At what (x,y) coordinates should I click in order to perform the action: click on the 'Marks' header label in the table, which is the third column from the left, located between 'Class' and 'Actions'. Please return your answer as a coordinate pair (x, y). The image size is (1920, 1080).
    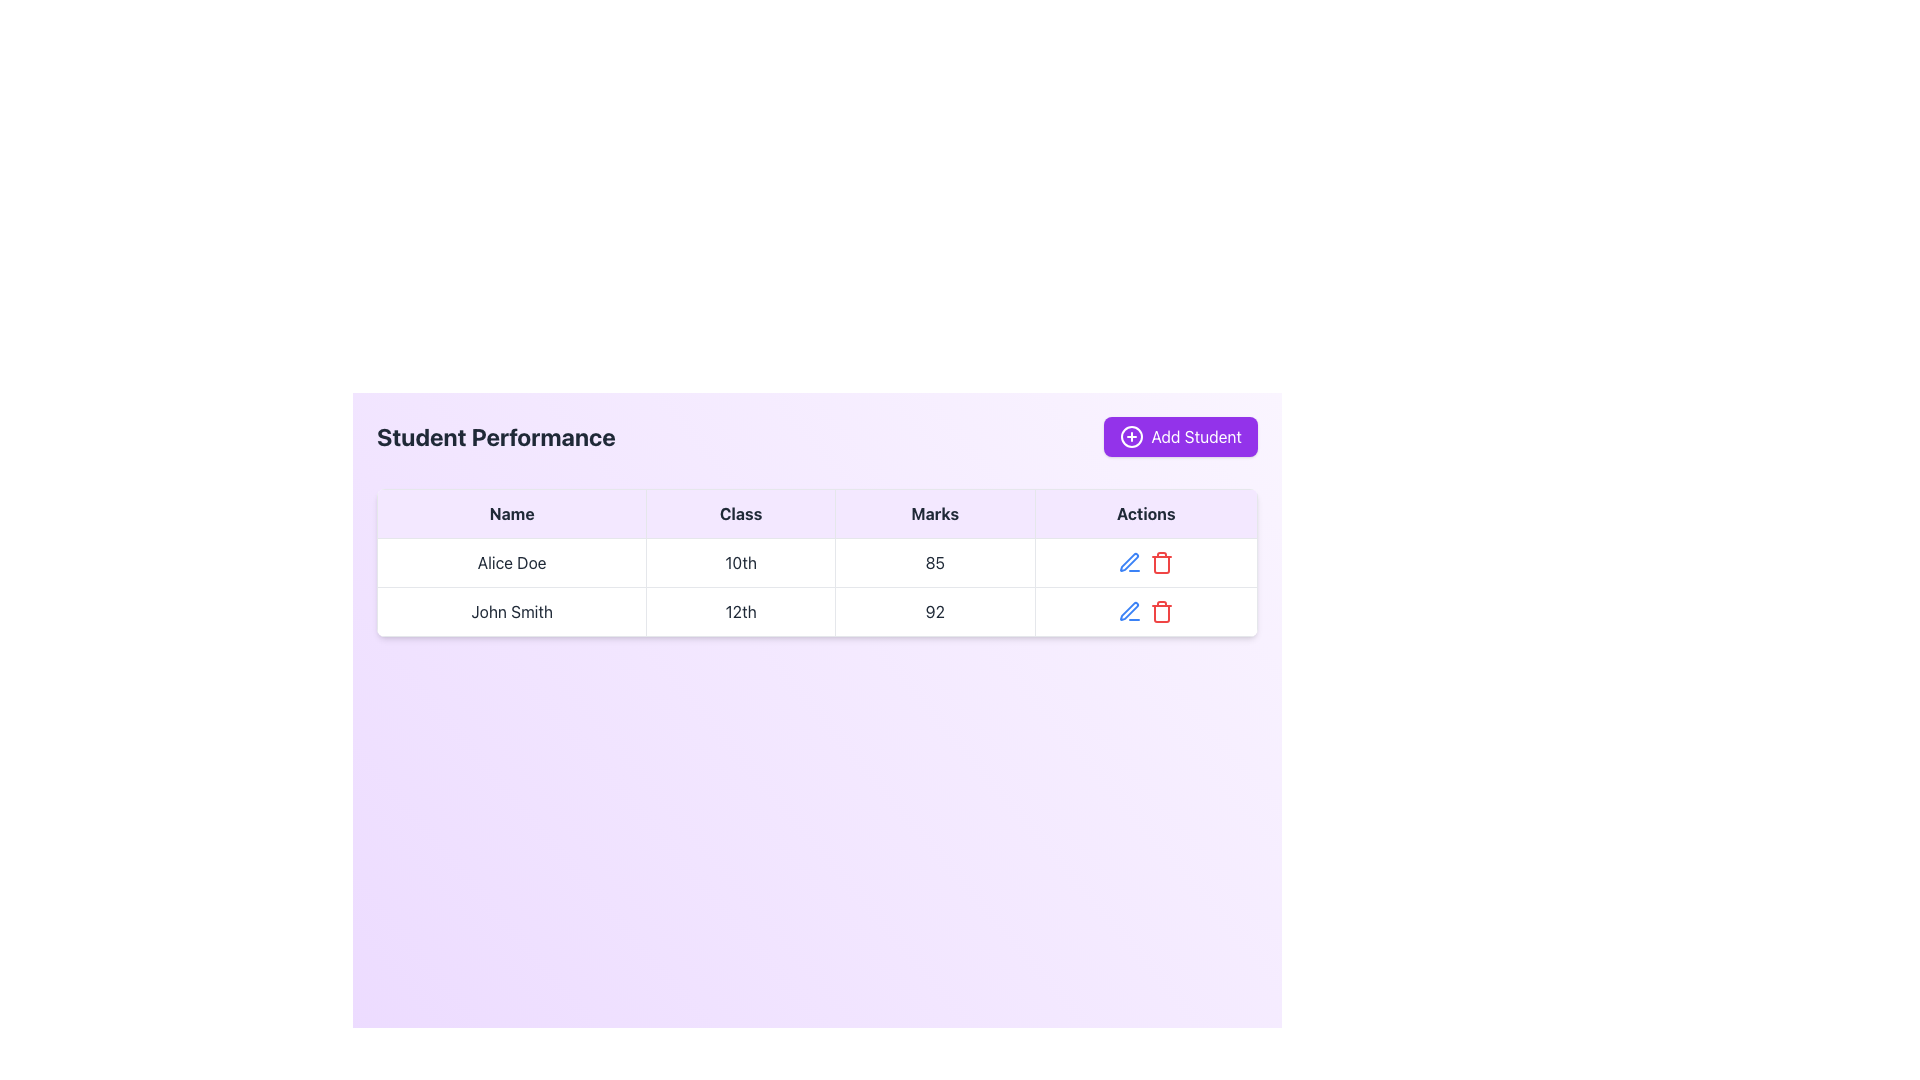
    Looking at the image, I should click on (934, 512).